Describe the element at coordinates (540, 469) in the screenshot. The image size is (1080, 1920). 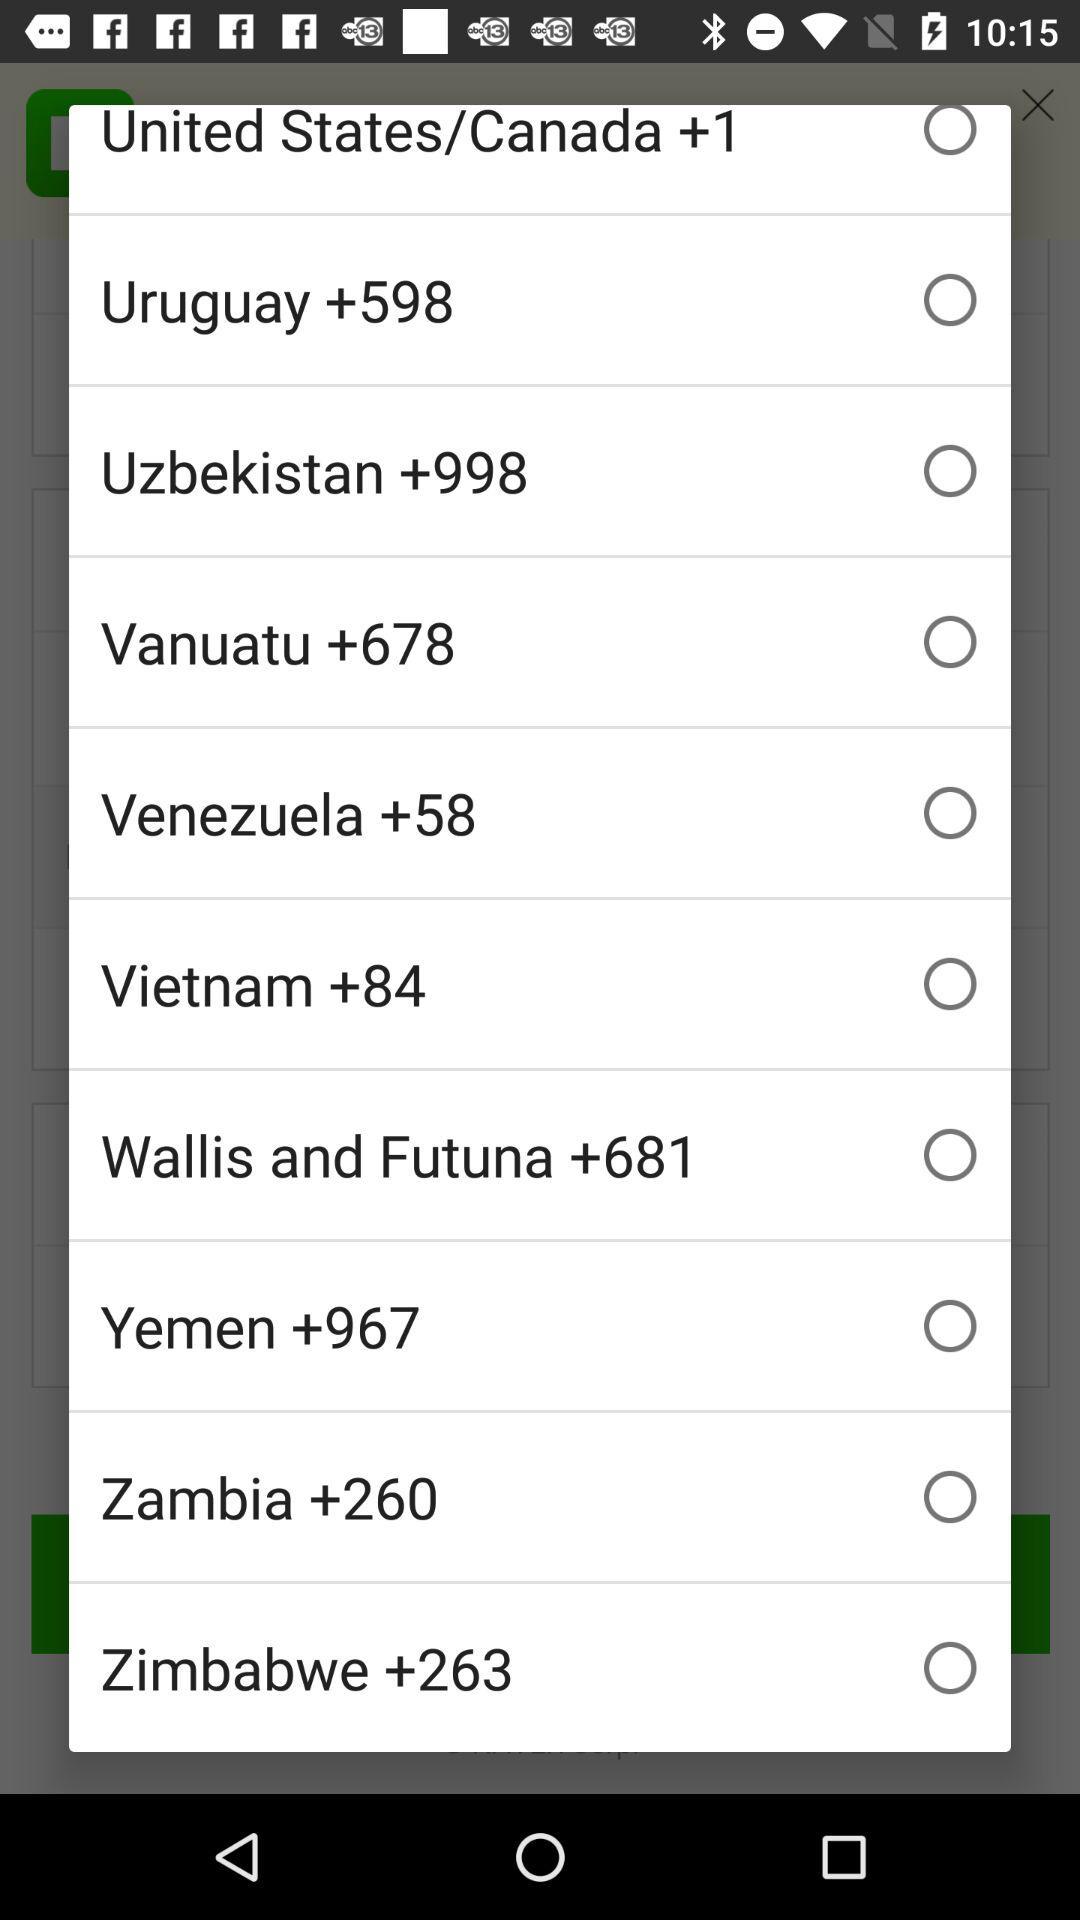
I see `uzbekistan +998` at that location.